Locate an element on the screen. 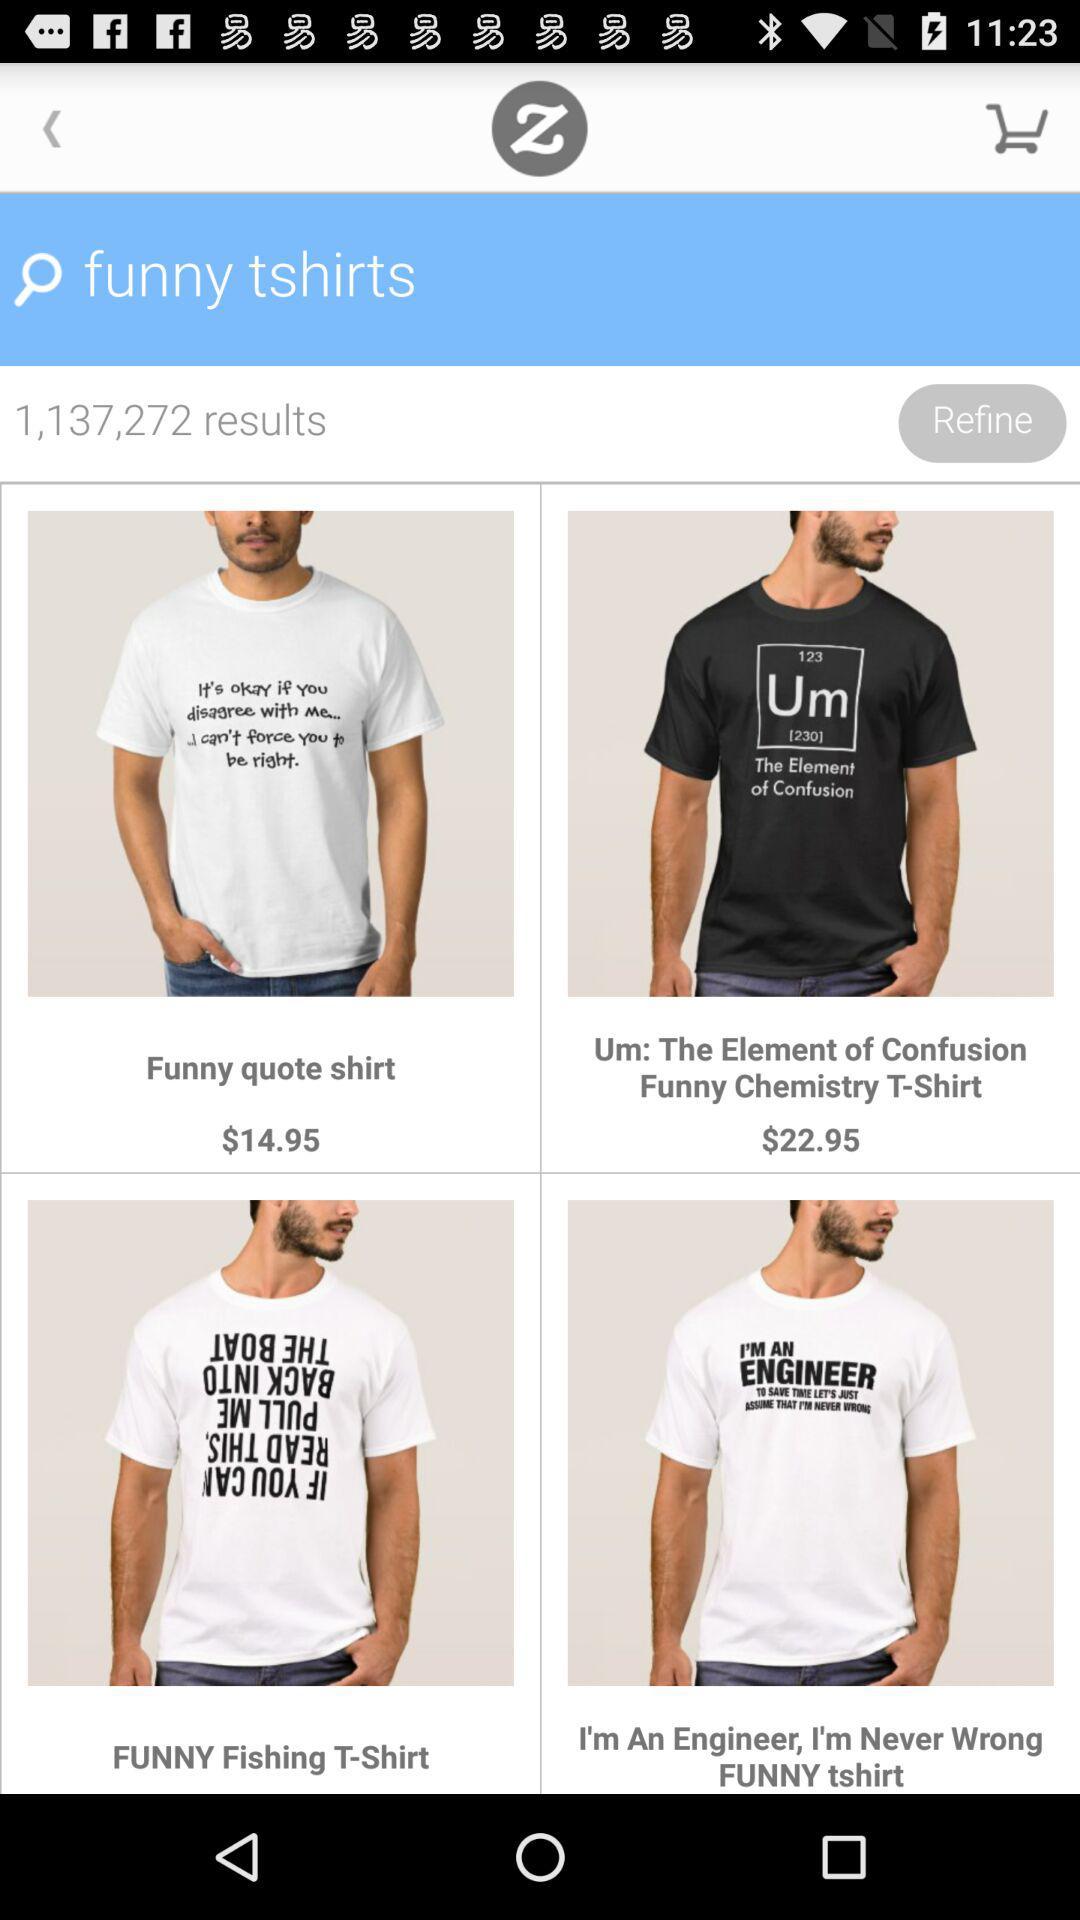 The width and height of the screenshot is (1080, 1920). the cart icon is located at coordinates (1017, 136).